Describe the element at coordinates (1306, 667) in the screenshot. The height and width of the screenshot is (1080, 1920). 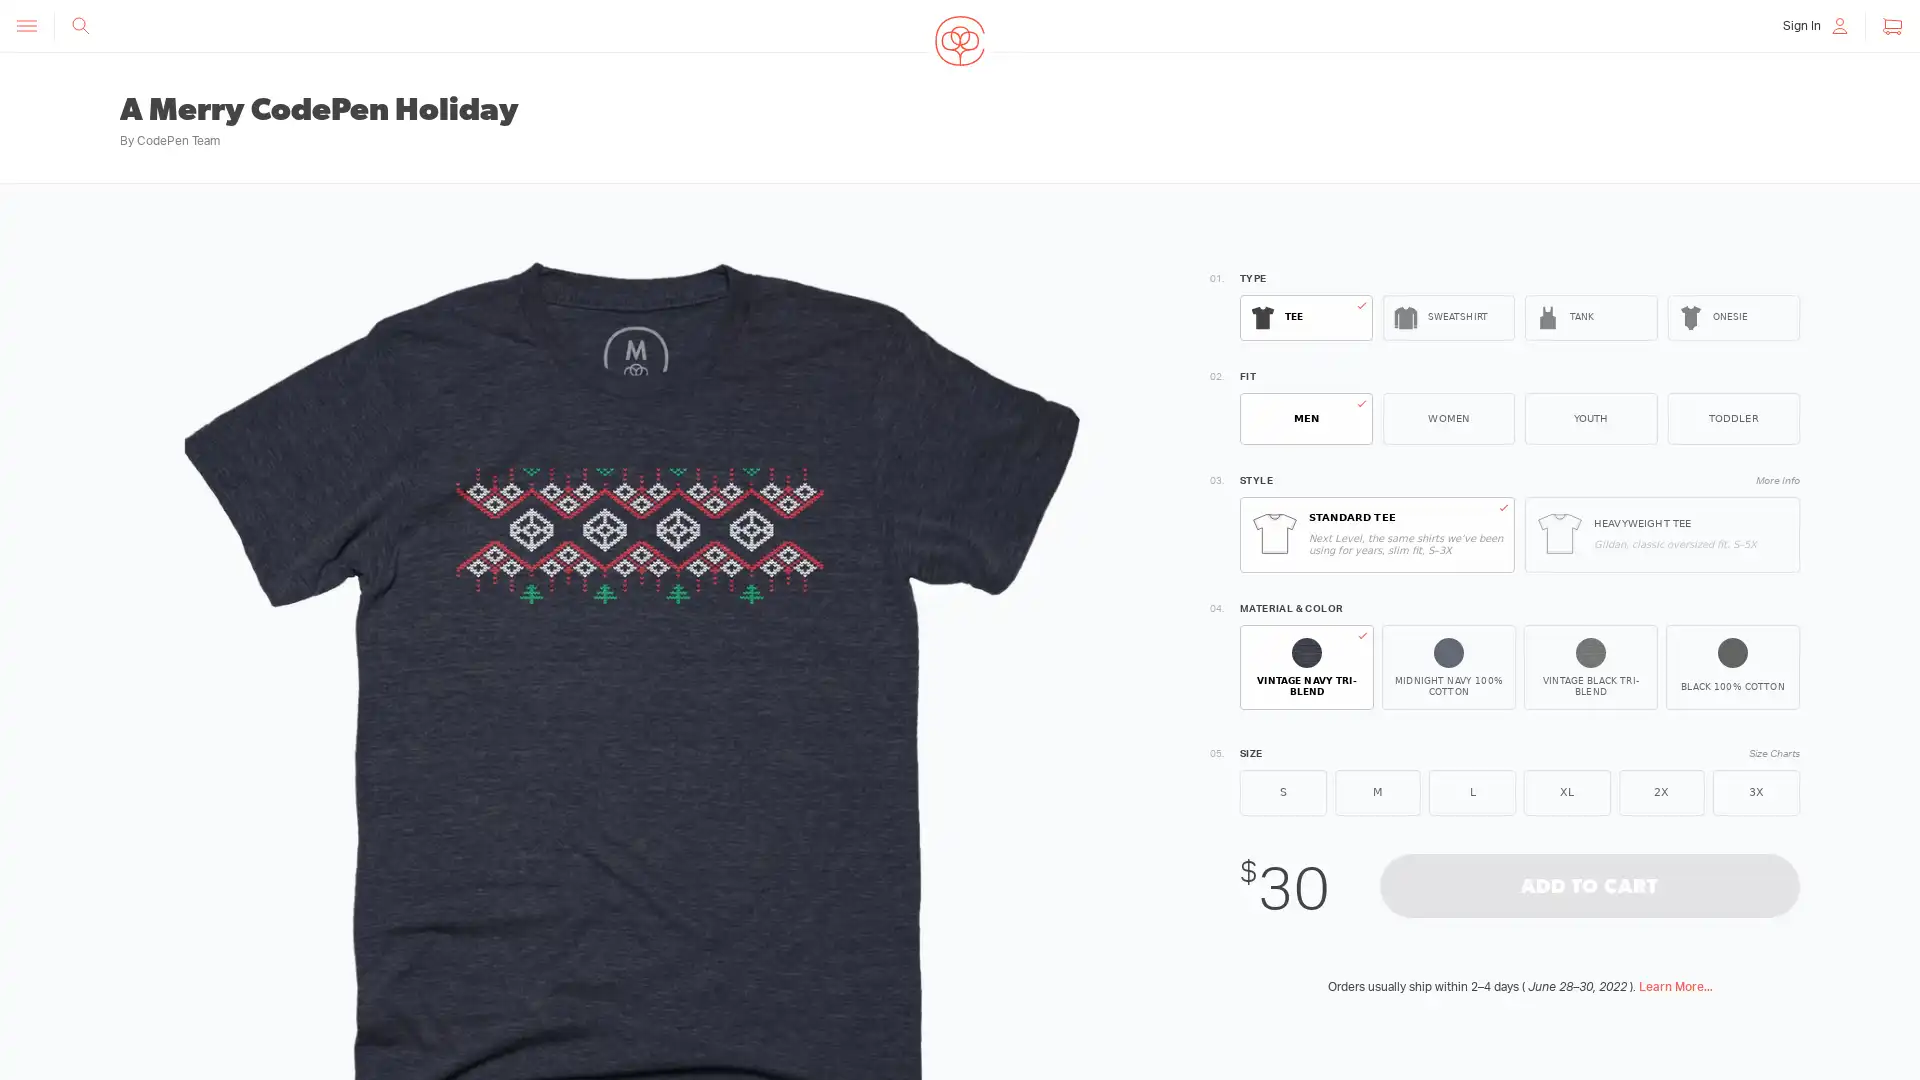
I see `VINTAGE NAVY TRI-BLEND` at that location.